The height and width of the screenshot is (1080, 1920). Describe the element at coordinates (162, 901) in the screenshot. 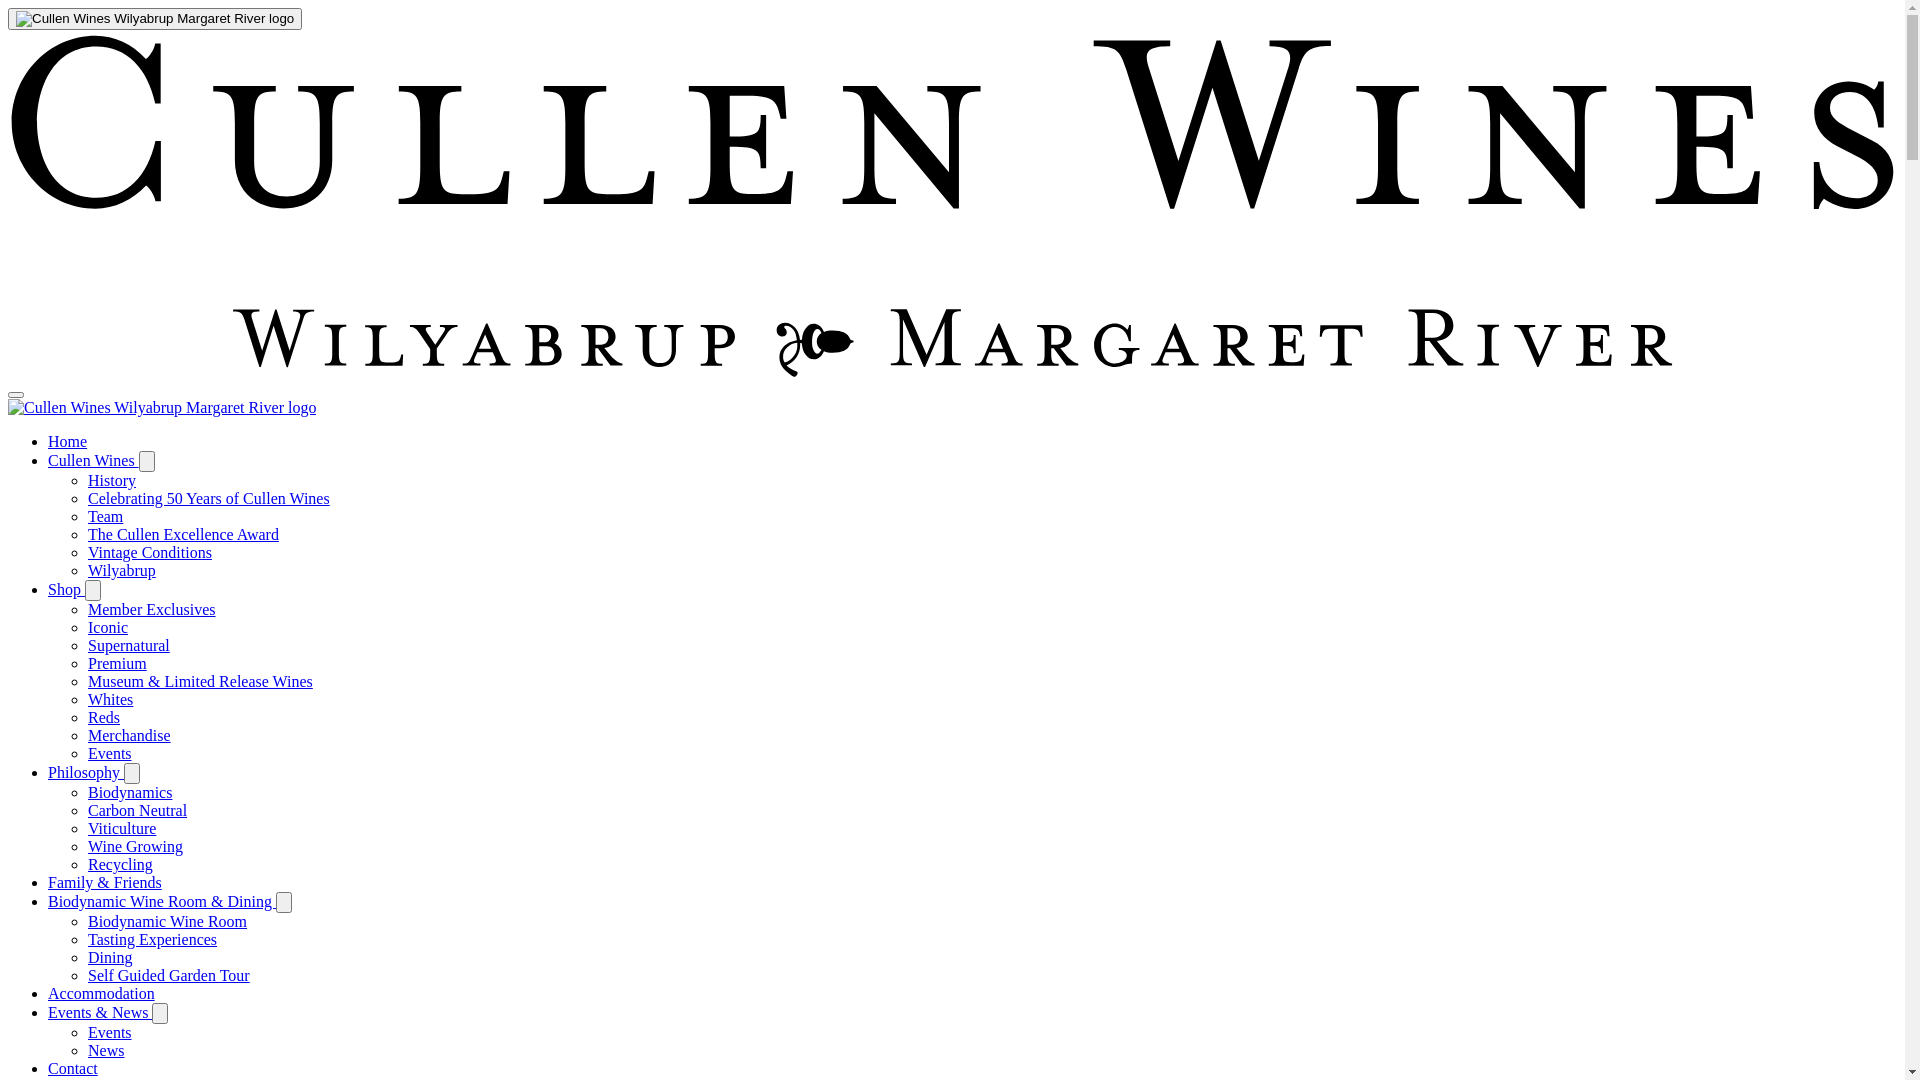

I see `'Biodynamic Wine Room & Dining'` at that location.